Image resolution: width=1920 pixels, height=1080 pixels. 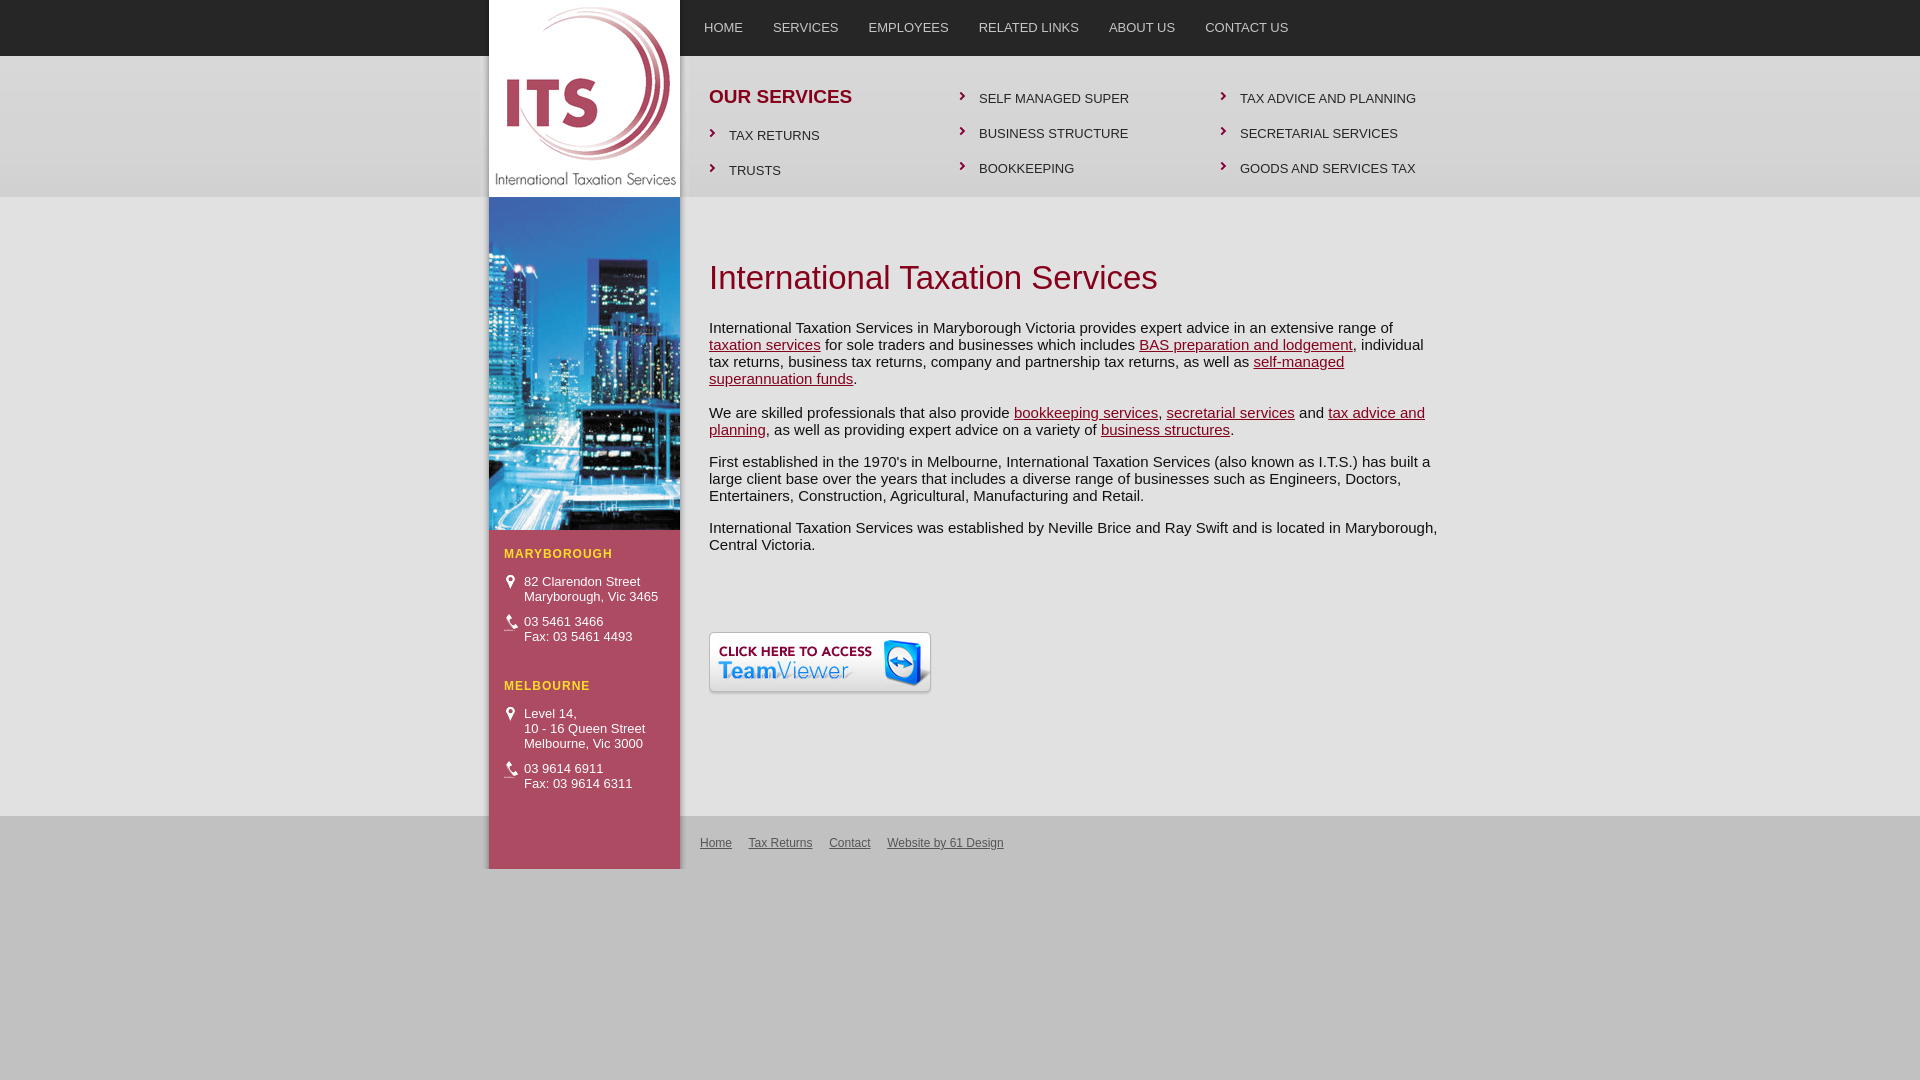 What do you see at coordinates (722, 24) in the screenshot?
I see `'HOME'` at bounding box center [722, 24].